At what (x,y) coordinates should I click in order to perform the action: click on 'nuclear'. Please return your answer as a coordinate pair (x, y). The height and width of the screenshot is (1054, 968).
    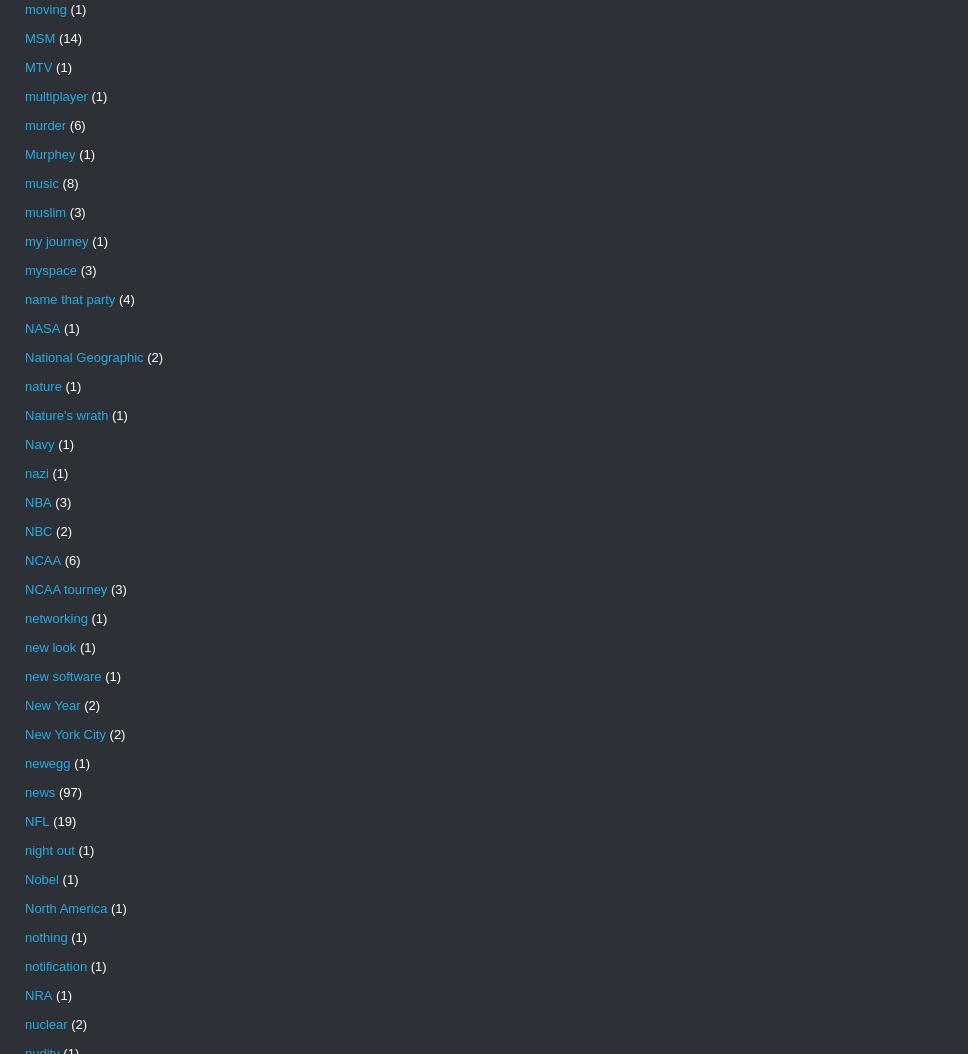
    Looking at the image, I should click on (44, 1023).